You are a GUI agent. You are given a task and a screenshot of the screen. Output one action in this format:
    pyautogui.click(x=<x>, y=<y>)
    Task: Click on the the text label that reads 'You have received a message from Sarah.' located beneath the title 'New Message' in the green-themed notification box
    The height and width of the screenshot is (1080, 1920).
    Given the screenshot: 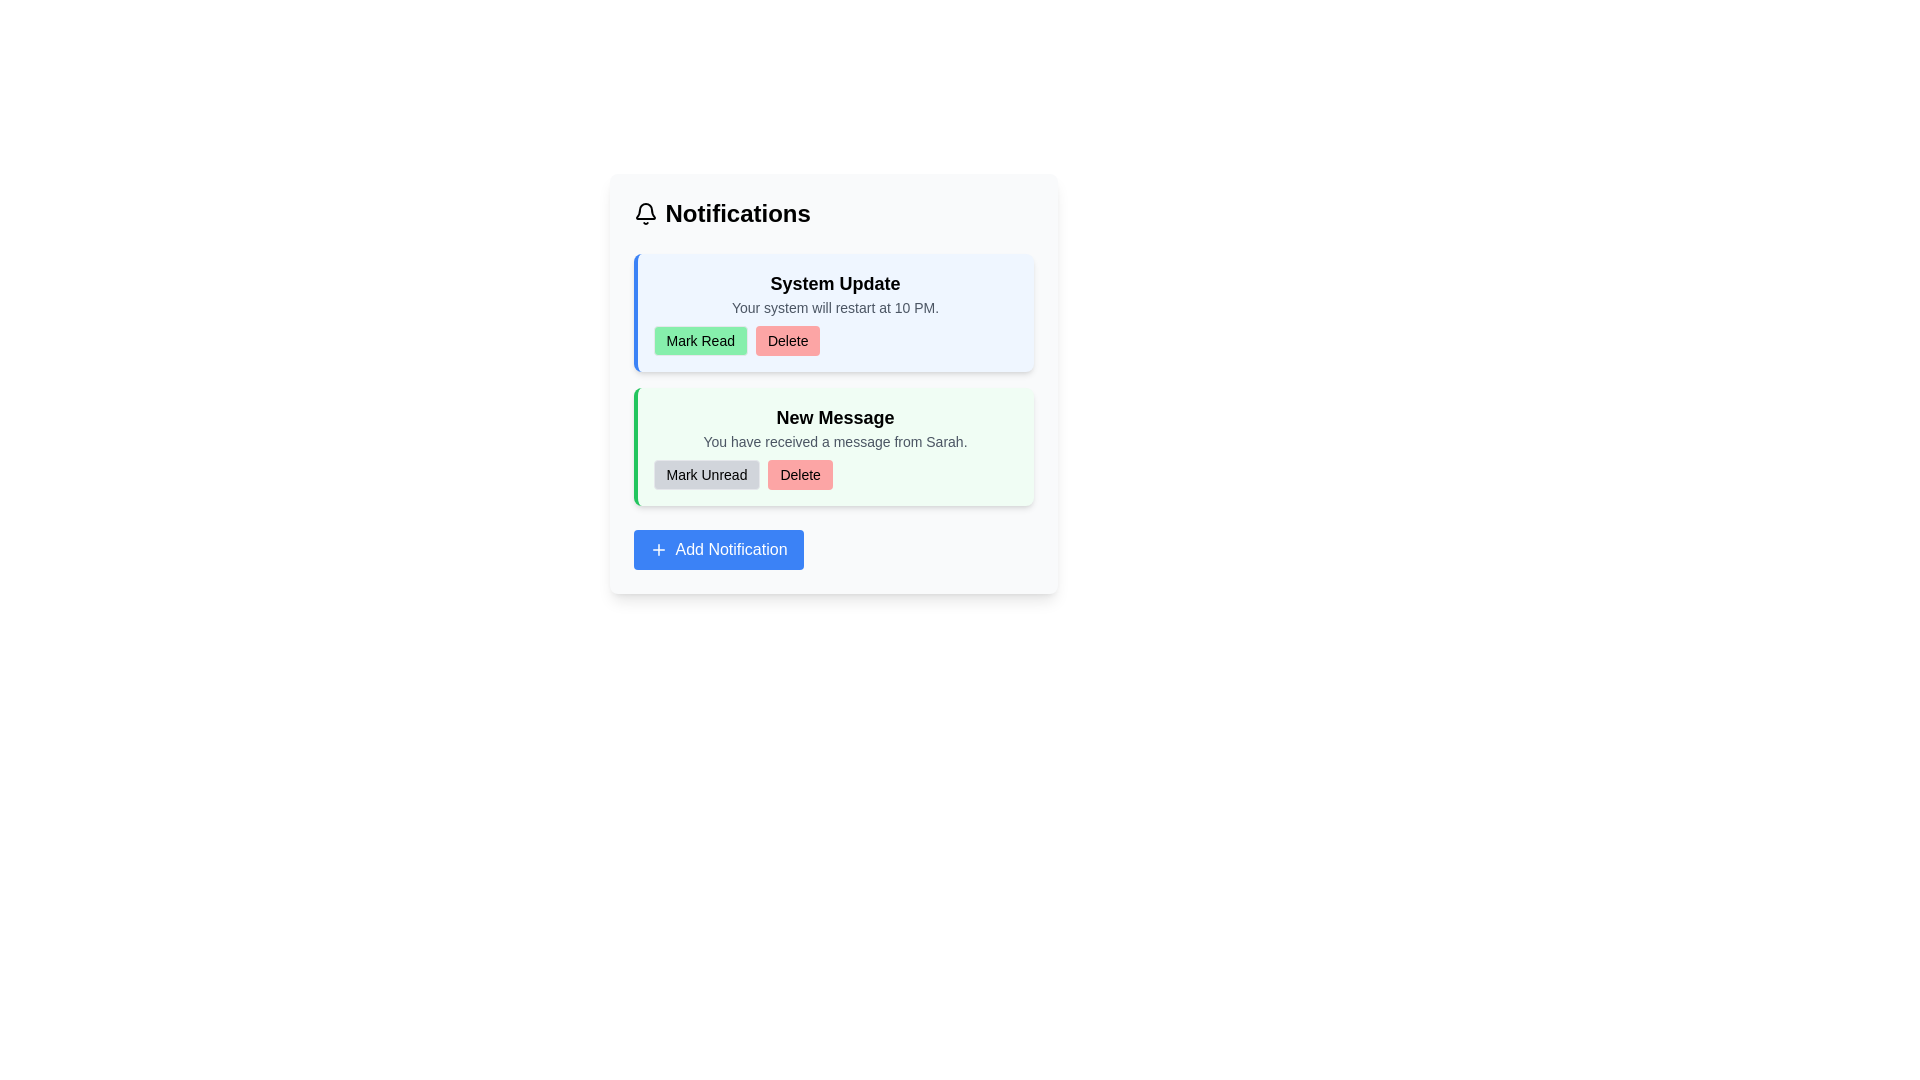 What is the action you would take?
    pyautogui.click(x=835, y=441)
    